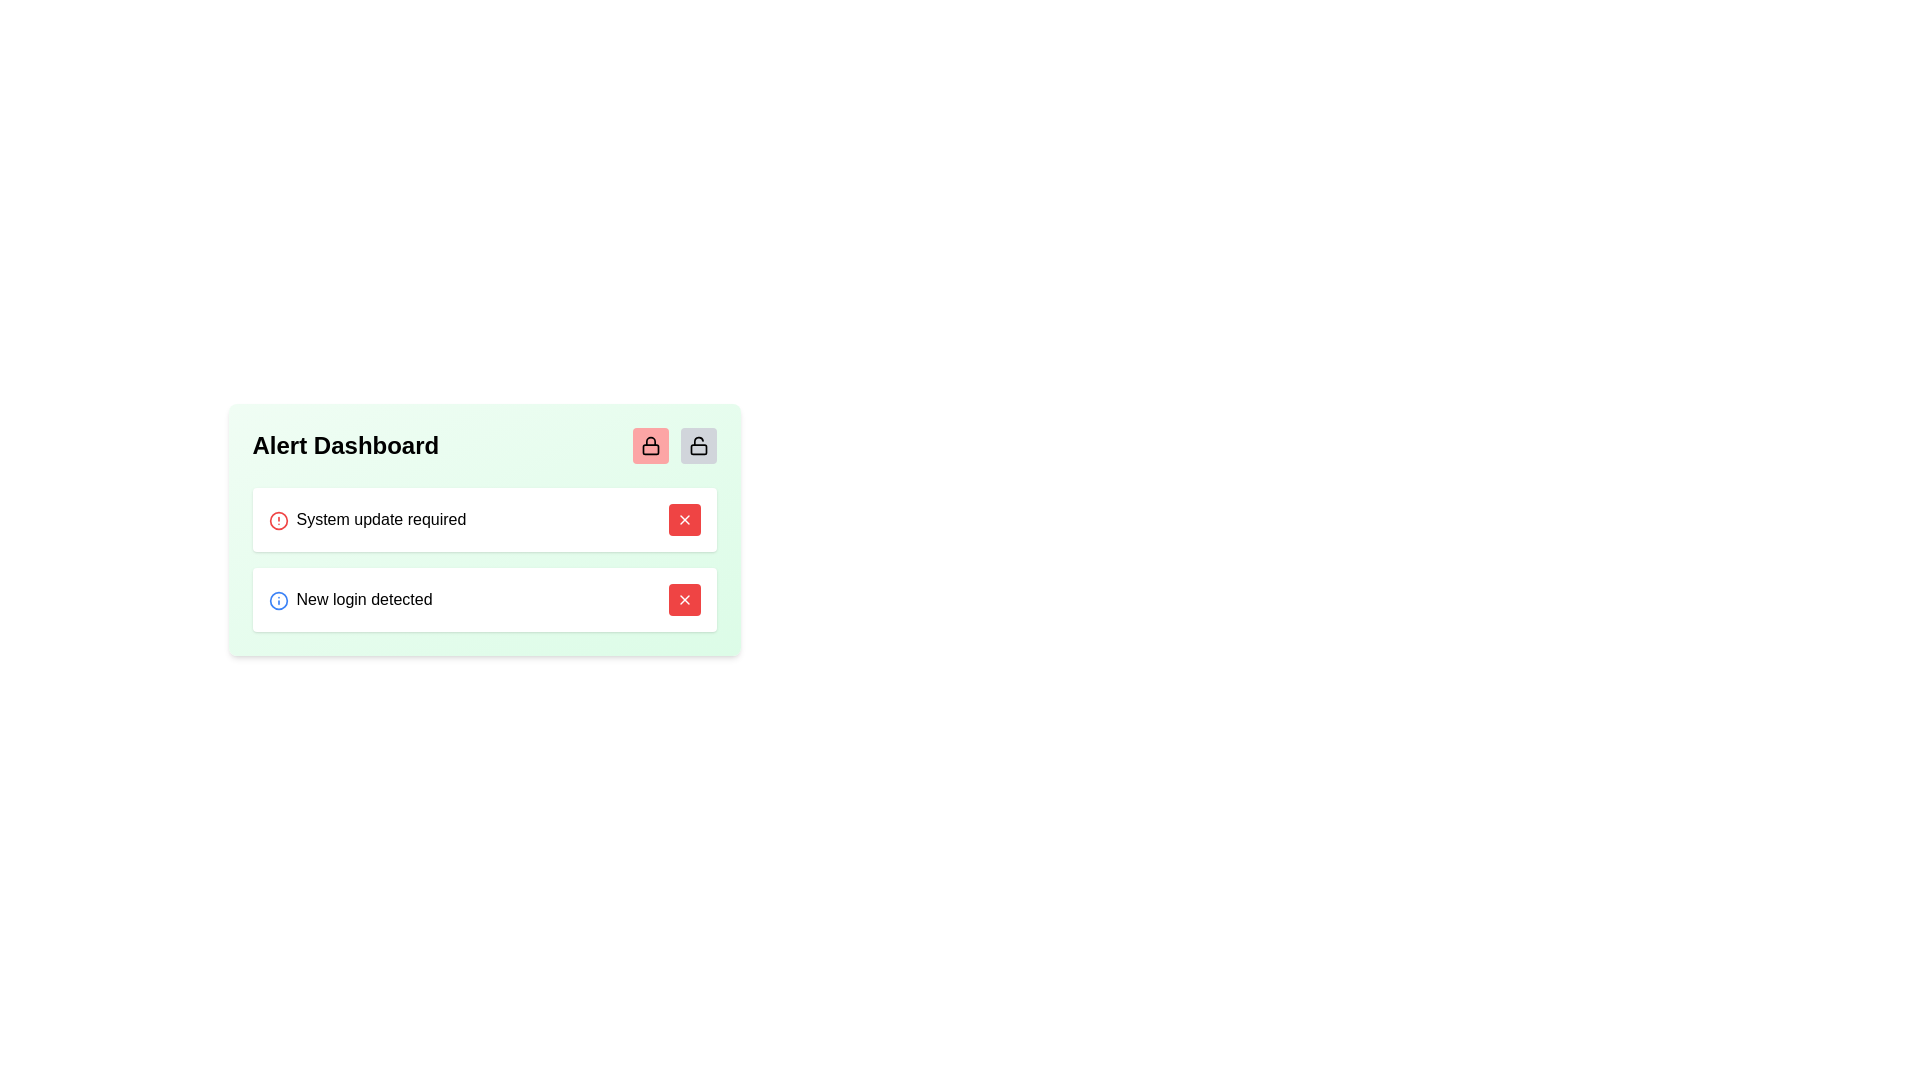 The image size is (1920, 1080). Describe the element at coordinates (277, 599) in the screenshot. I see `the blue info icon with an embedded letter 'i', located to the left of the 'New login detected' text in the notification row of the 'Alert Dashboard'` at that location.